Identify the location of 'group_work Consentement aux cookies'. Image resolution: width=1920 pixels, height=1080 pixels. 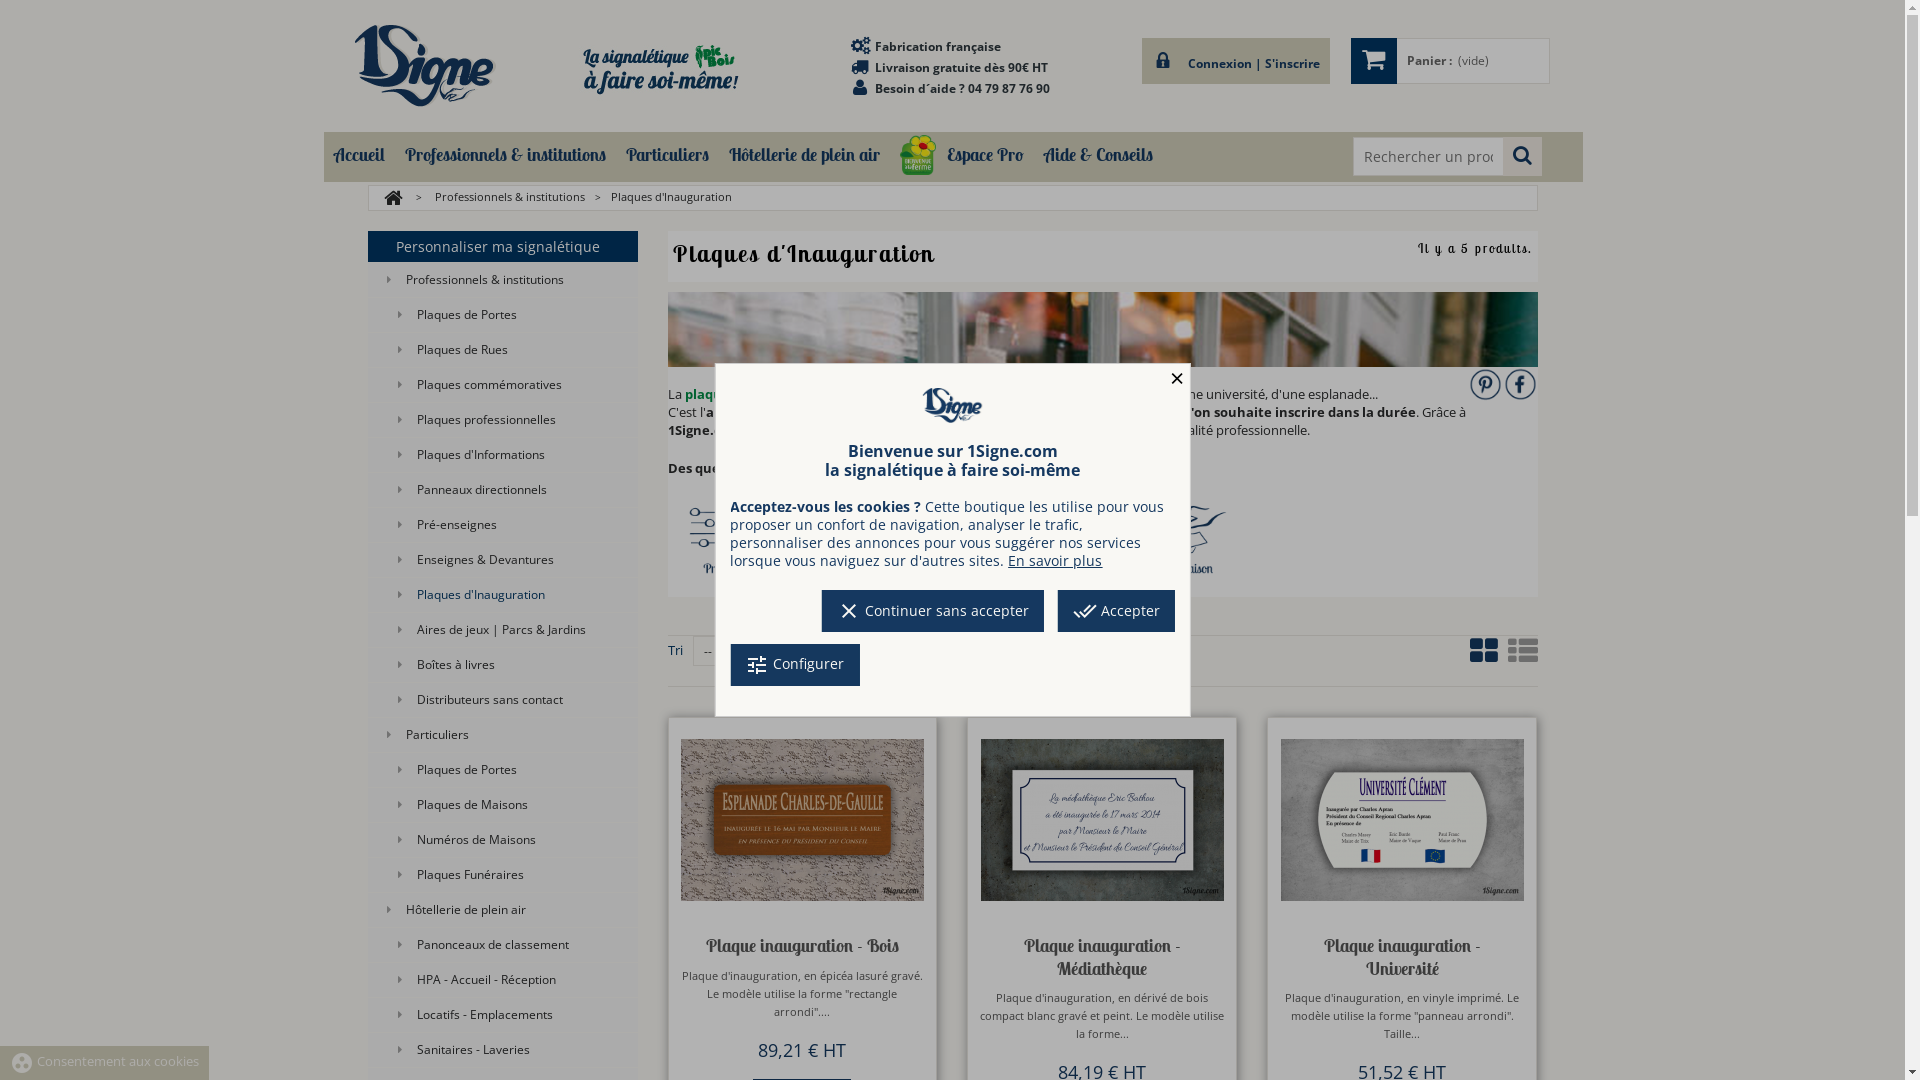
(103, 1059).